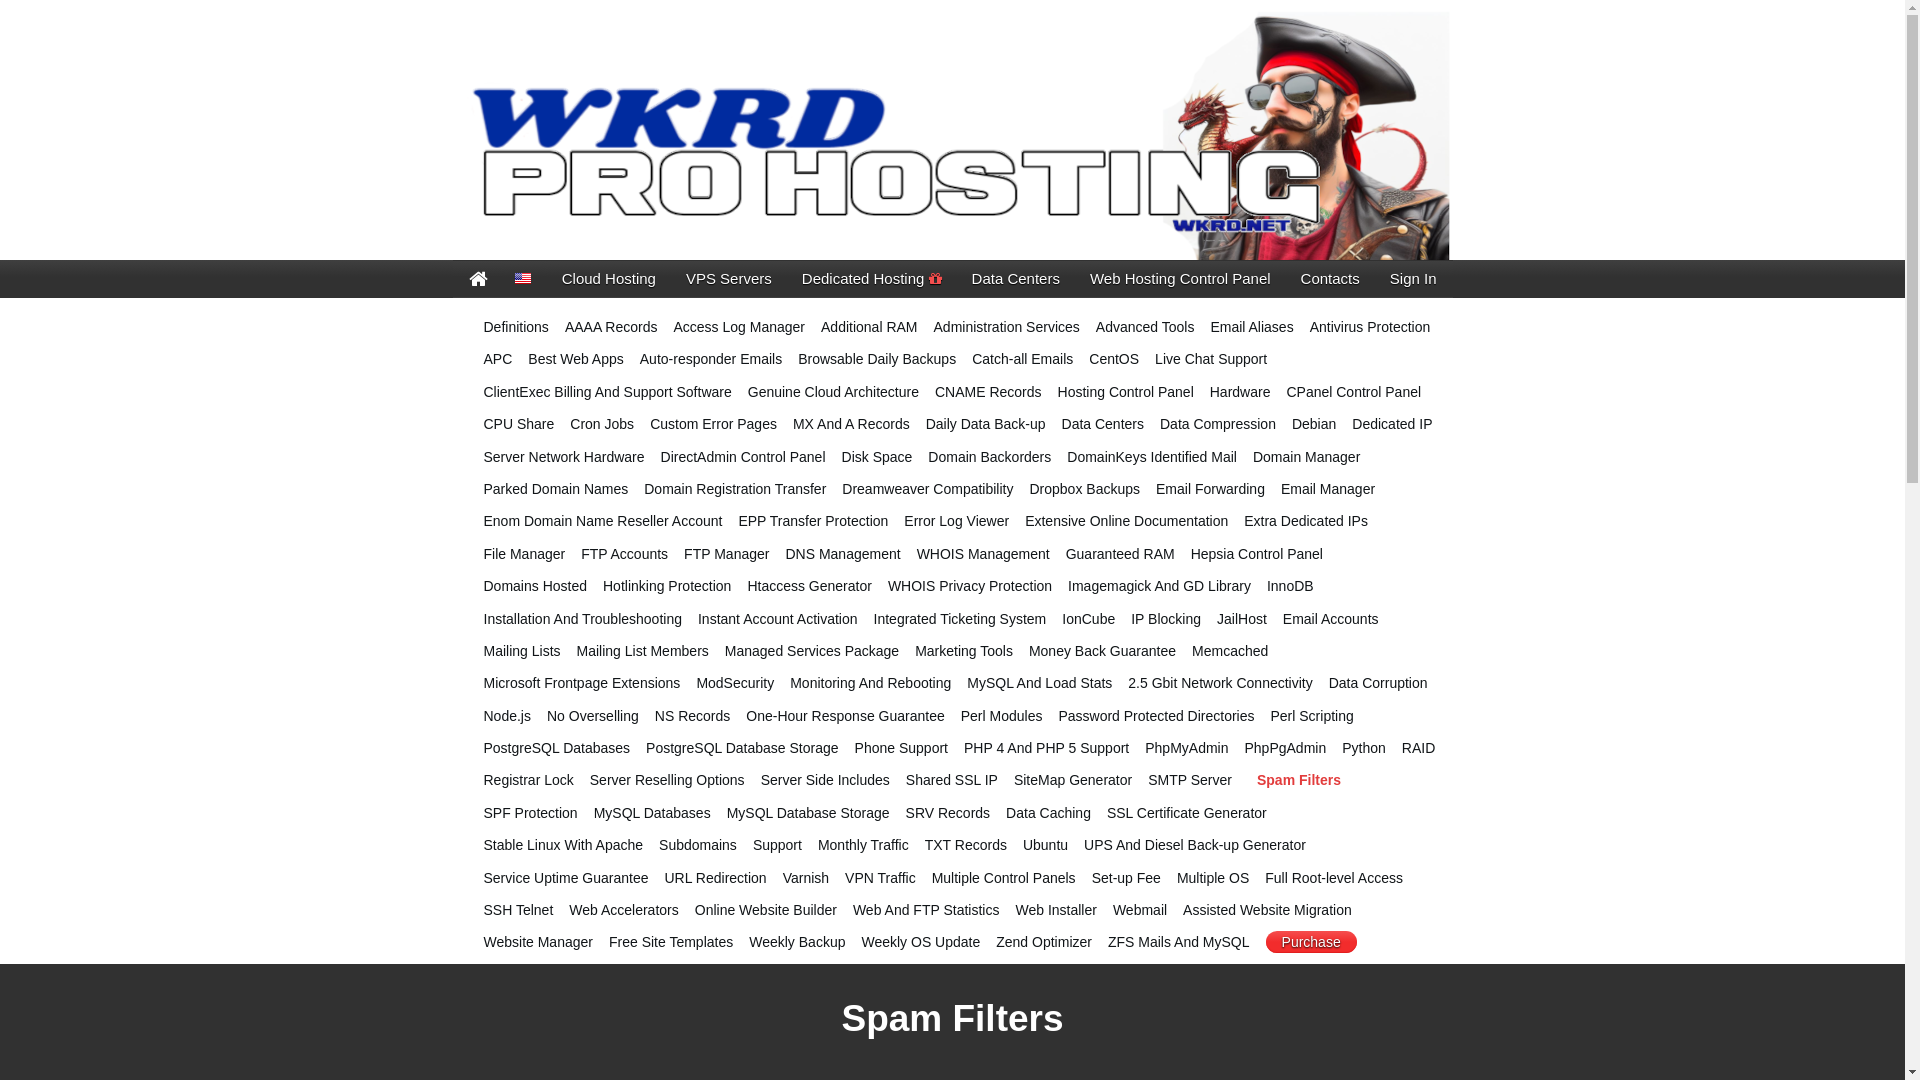 This screenshot has width=1920, height=1080. What do you see at coordinates (1305, 519) in the screenshot?
I see `'Extra Dedicated IPs'` at bounding box center [1305, 519].